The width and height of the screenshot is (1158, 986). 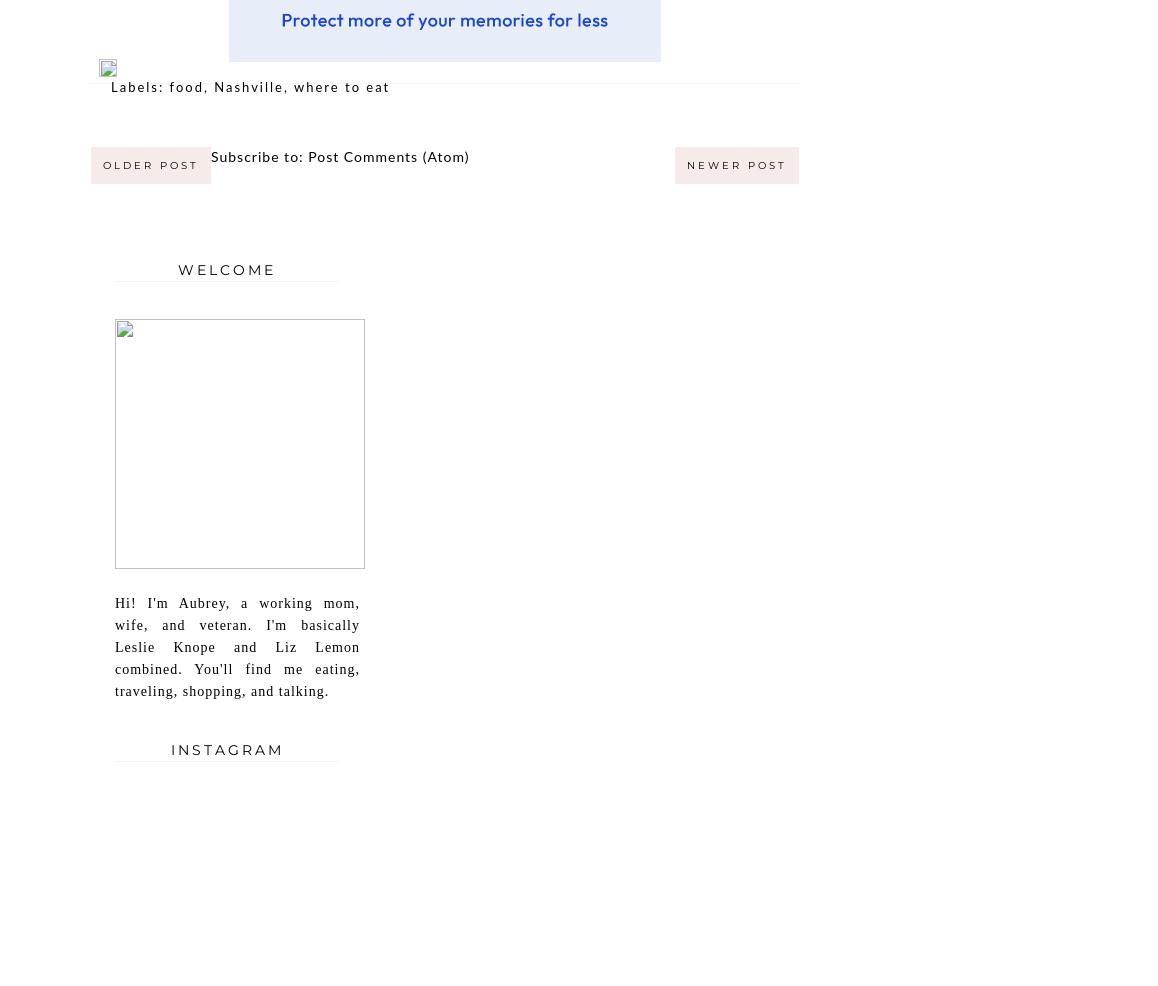 What do you see at coordinates (387, 156) in the screenshot?
I see `'Post Comments (Atom)'` at bounding box center [387, 156].